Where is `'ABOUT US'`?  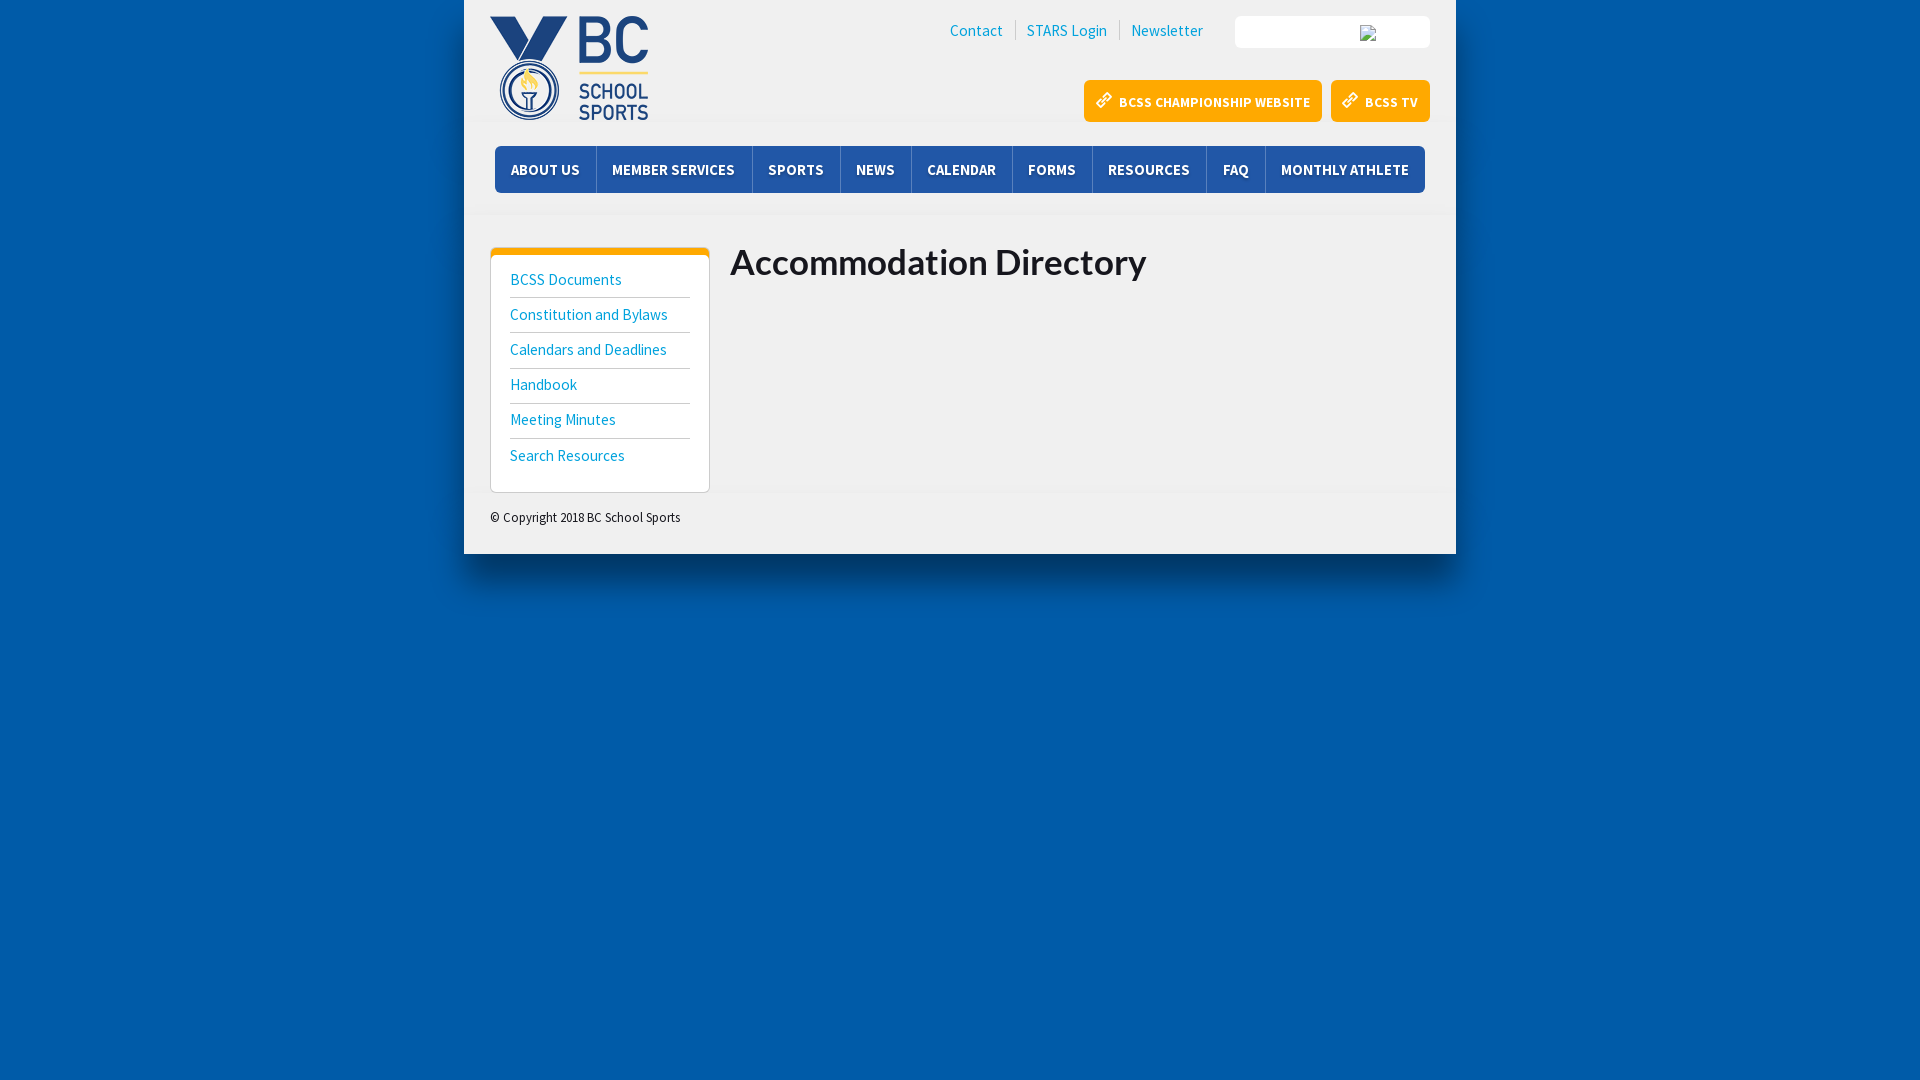
'ABOUT US' is located at coordinates (494, 168).